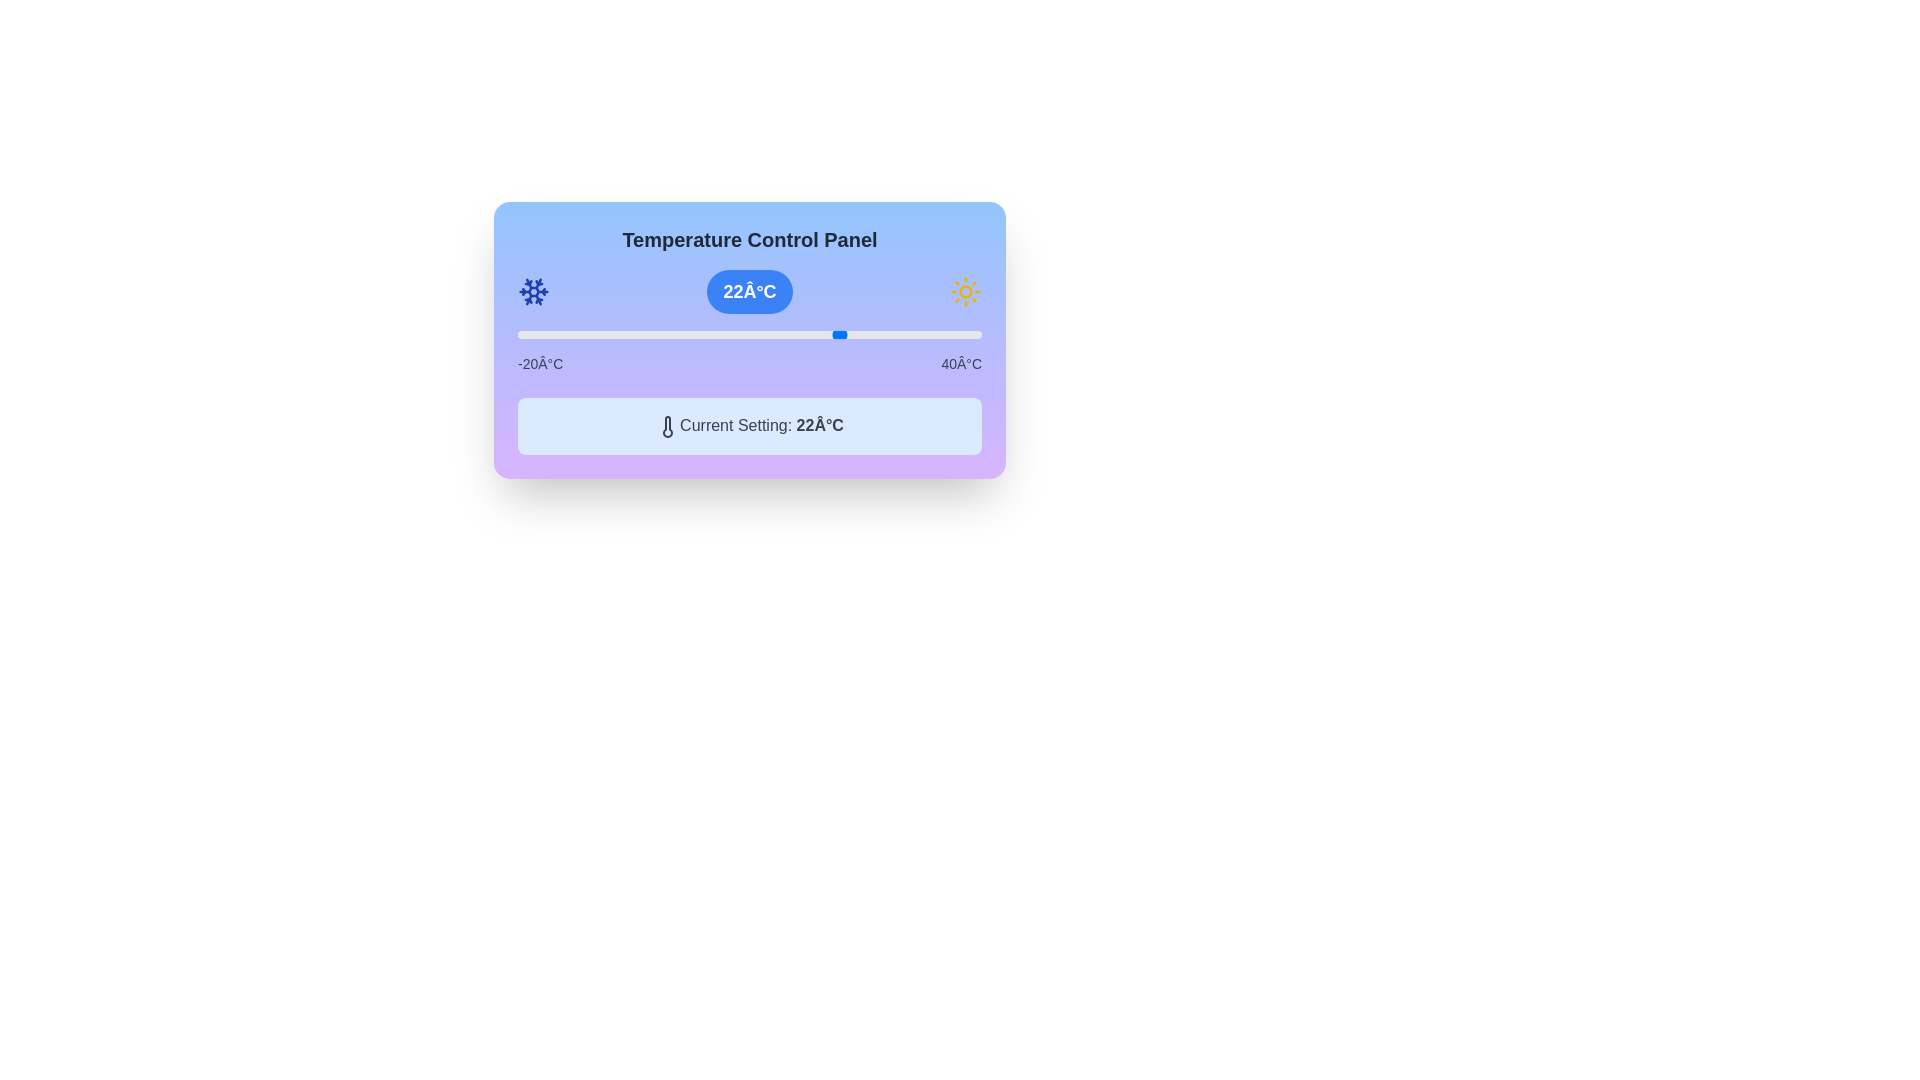 This screenshot has height=1080, width=1920. I want to click on the slider to set the temperature to -7°C, so click(617, 334).